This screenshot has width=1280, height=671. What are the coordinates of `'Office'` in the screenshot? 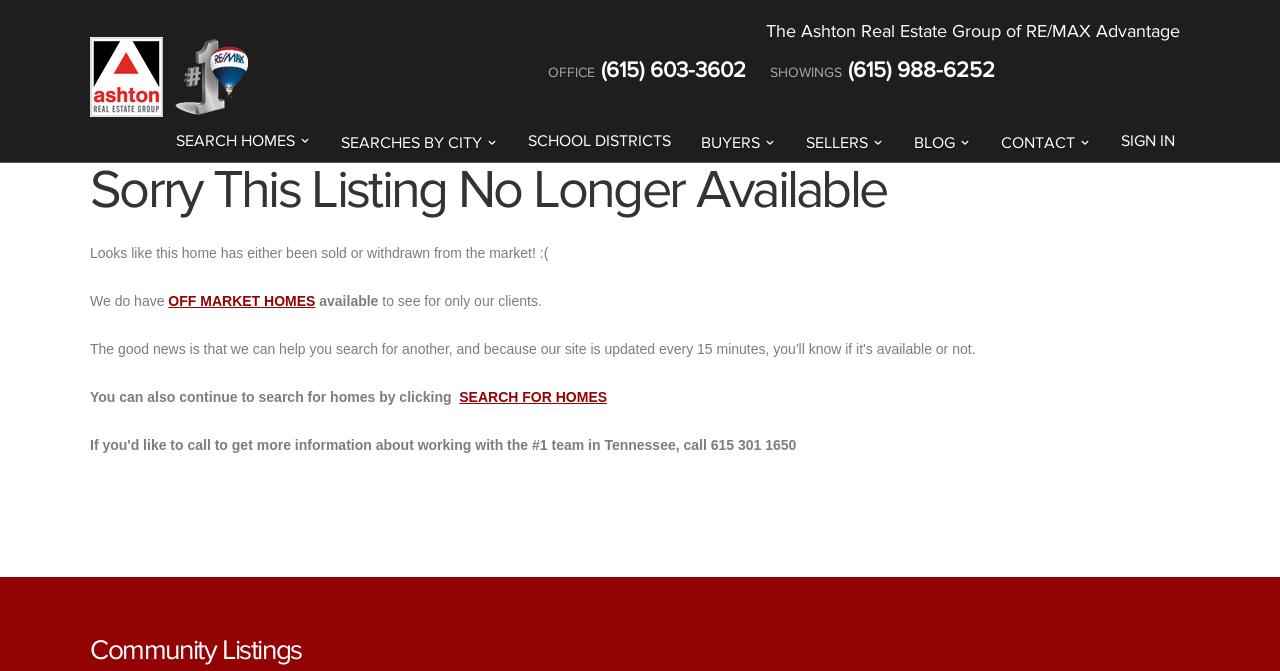 It's located at (547, 72).